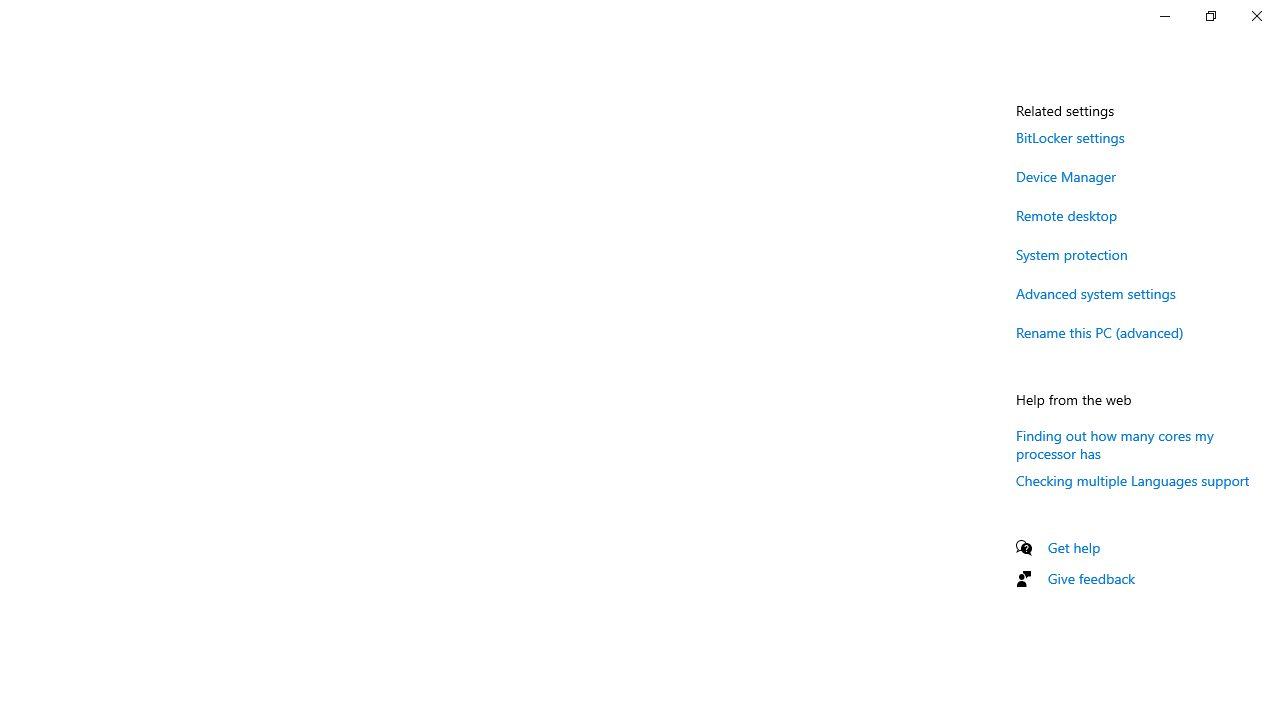 Image resolution: width=1280 pixels, height=720 pixels. I want to click on 'Remote desktop', so click(1065, 215).